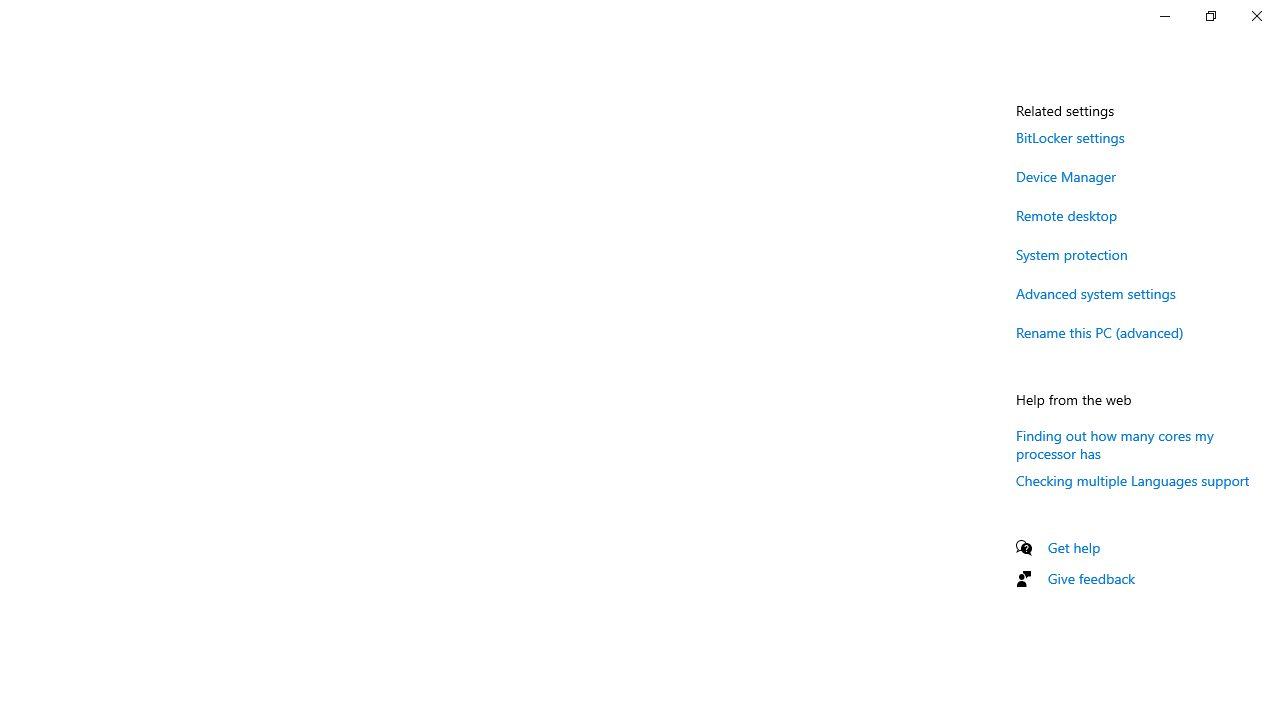 Image resolution: width=1280 pixels, height=720 pixels. I want to click on 'Remote desktop', so click(1065, 215).